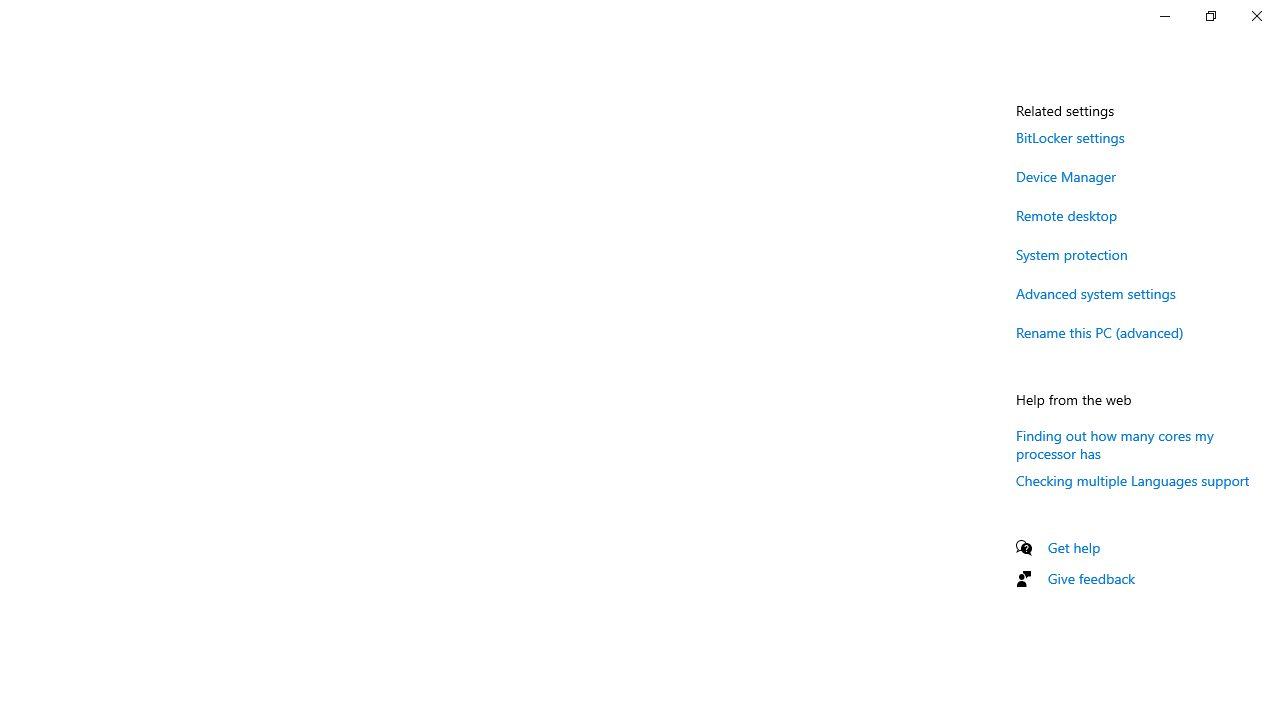 Image resolution: width=1280 pixels, height=720 pixels. I want to click on 'Remote desktop', so click(1065, 215).